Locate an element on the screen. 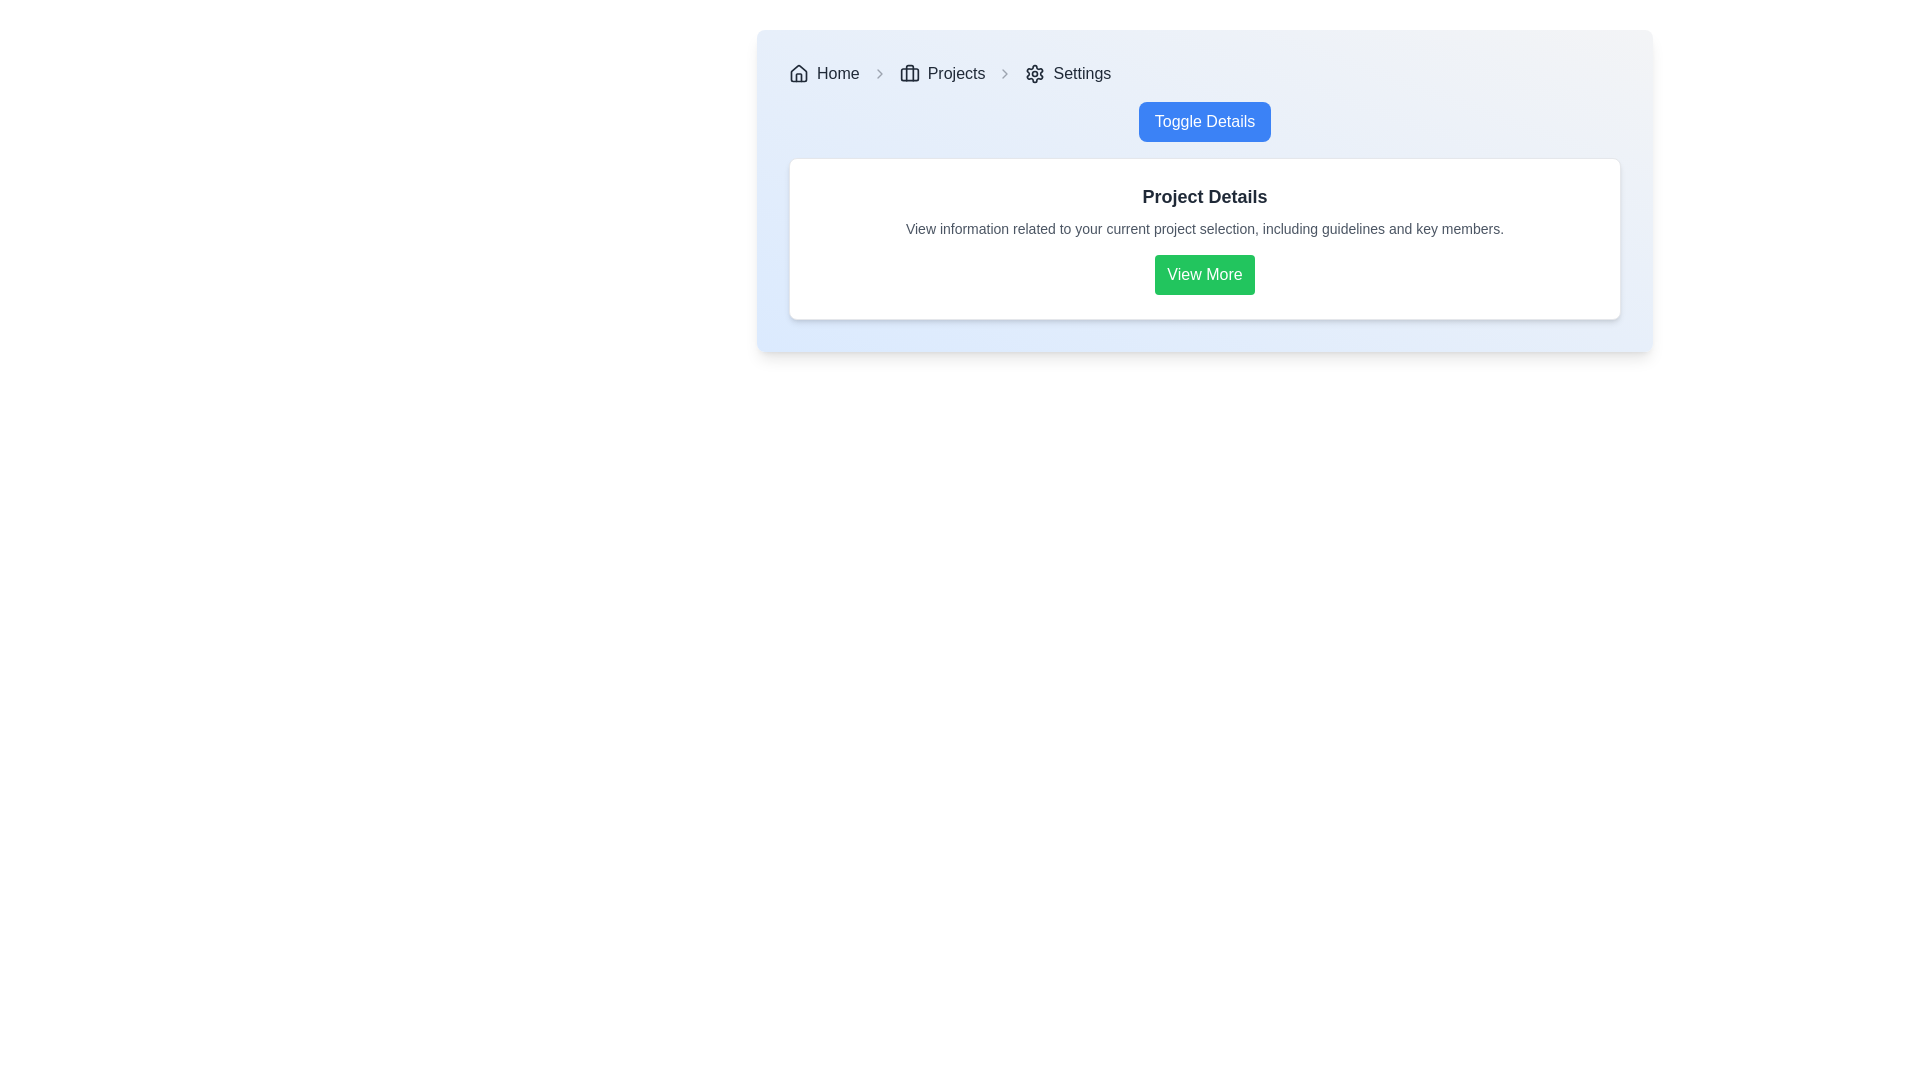 This screenshot has width=1920, height=1080. the gear icon located to the left of the 'Settings' label in the navigation bar is located at coordinates (1035, 72).